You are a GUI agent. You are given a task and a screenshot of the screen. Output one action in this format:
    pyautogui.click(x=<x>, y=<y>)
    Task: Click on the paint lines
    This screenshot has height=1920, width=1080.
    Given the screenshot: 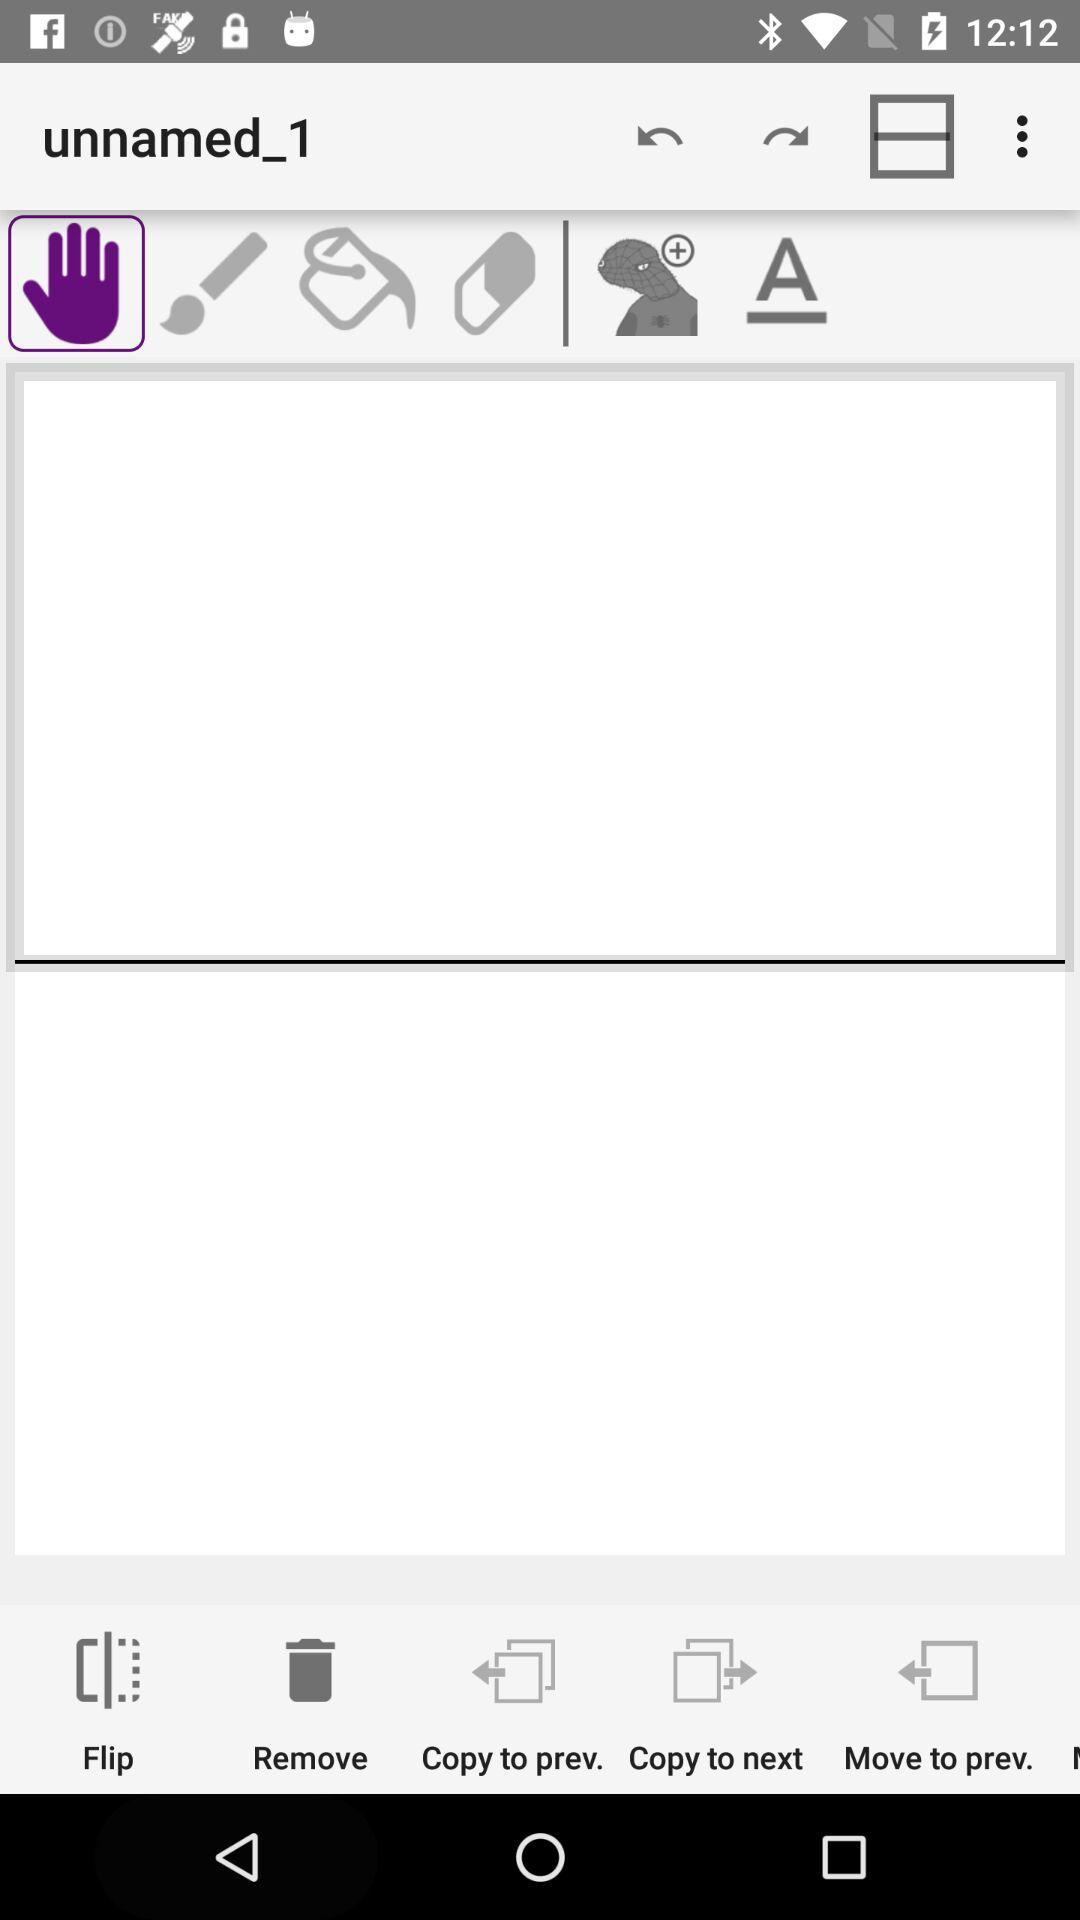 What is the action you would take?
    pyautogui.click(x=216, y=282)
    